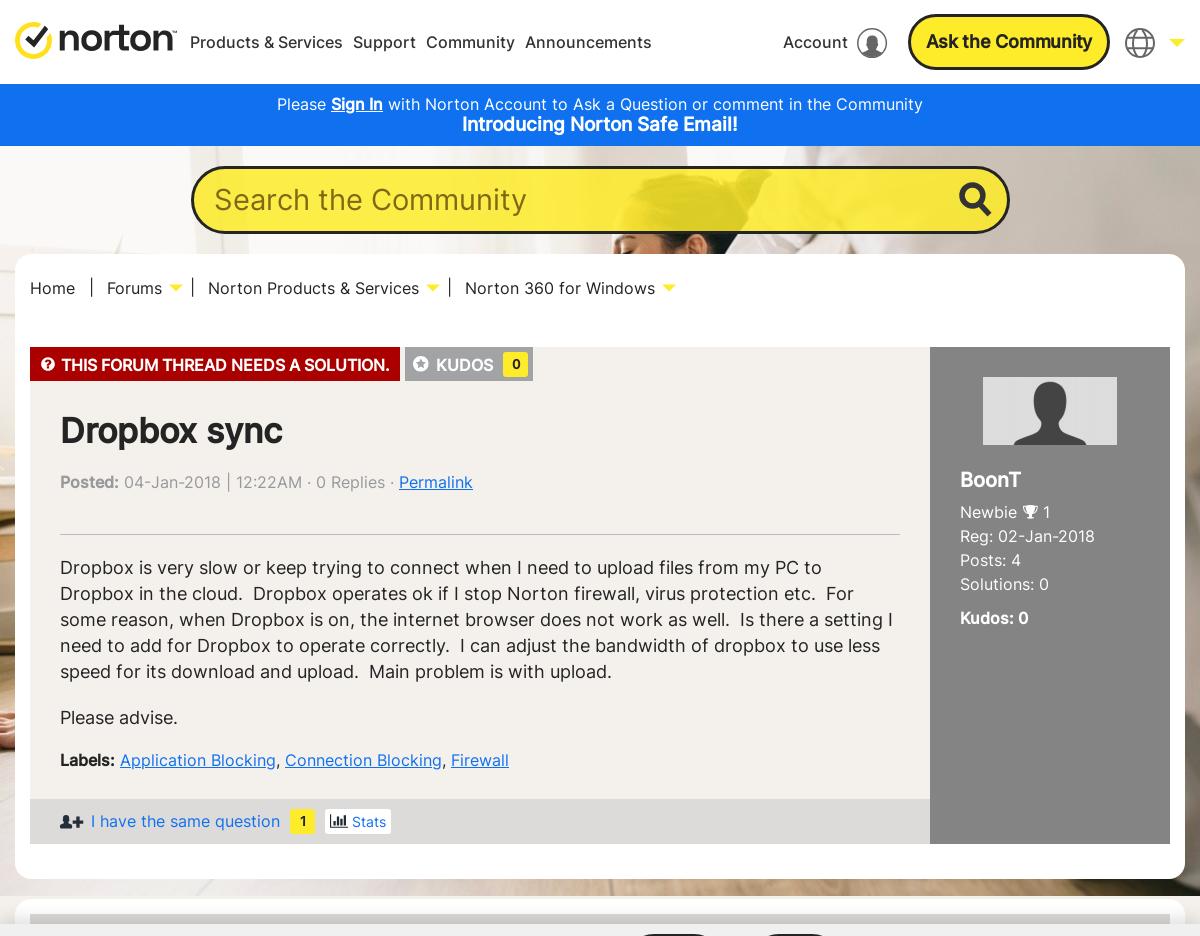  Describe the element at coordinates (990, 478) in the screenshot. I see `'BoonT'` at that location.